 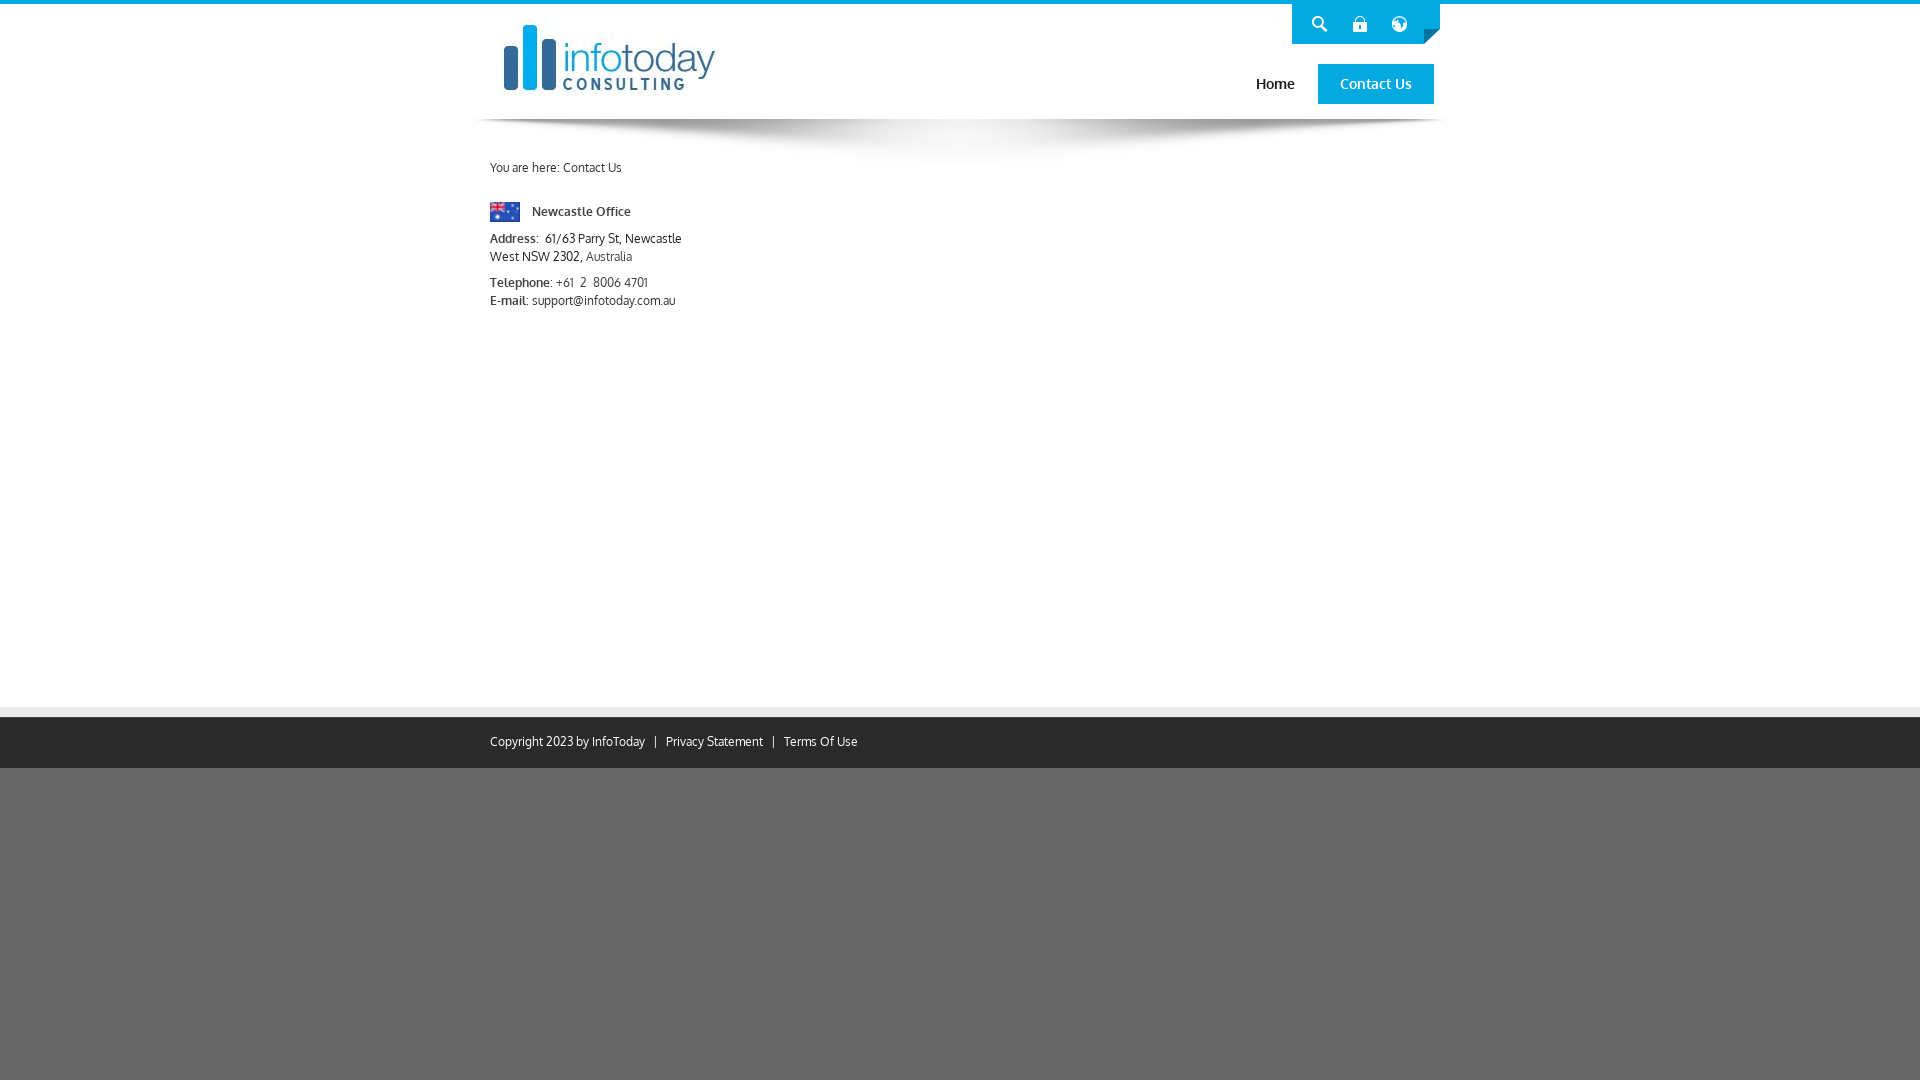 I want to click on 'Change Language', so click(x=1398, y=23).